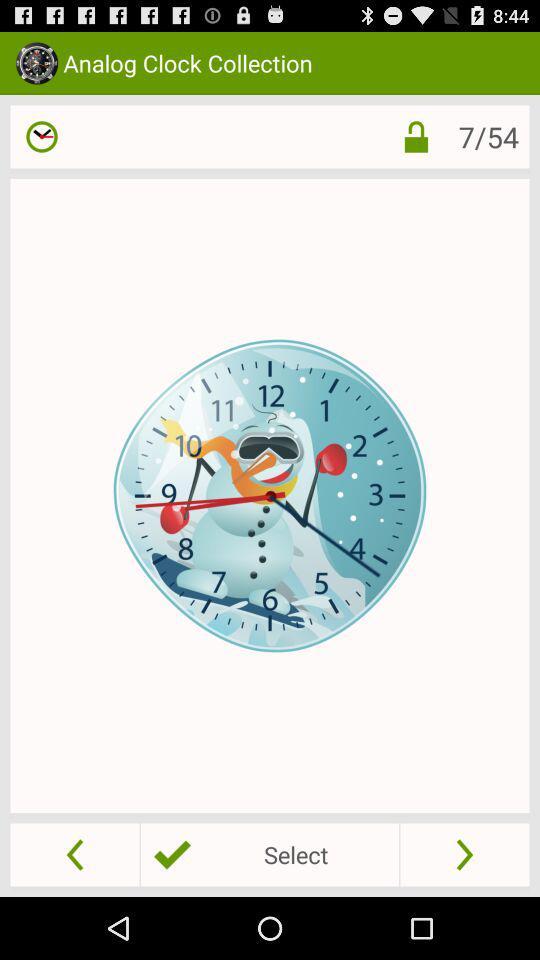 Image resolution: width=540 pixels, height=960 pixels. What do you see at coordinates (74, 853) in the screenshot?
I see `previous clock` at bounding box center [74, 853].